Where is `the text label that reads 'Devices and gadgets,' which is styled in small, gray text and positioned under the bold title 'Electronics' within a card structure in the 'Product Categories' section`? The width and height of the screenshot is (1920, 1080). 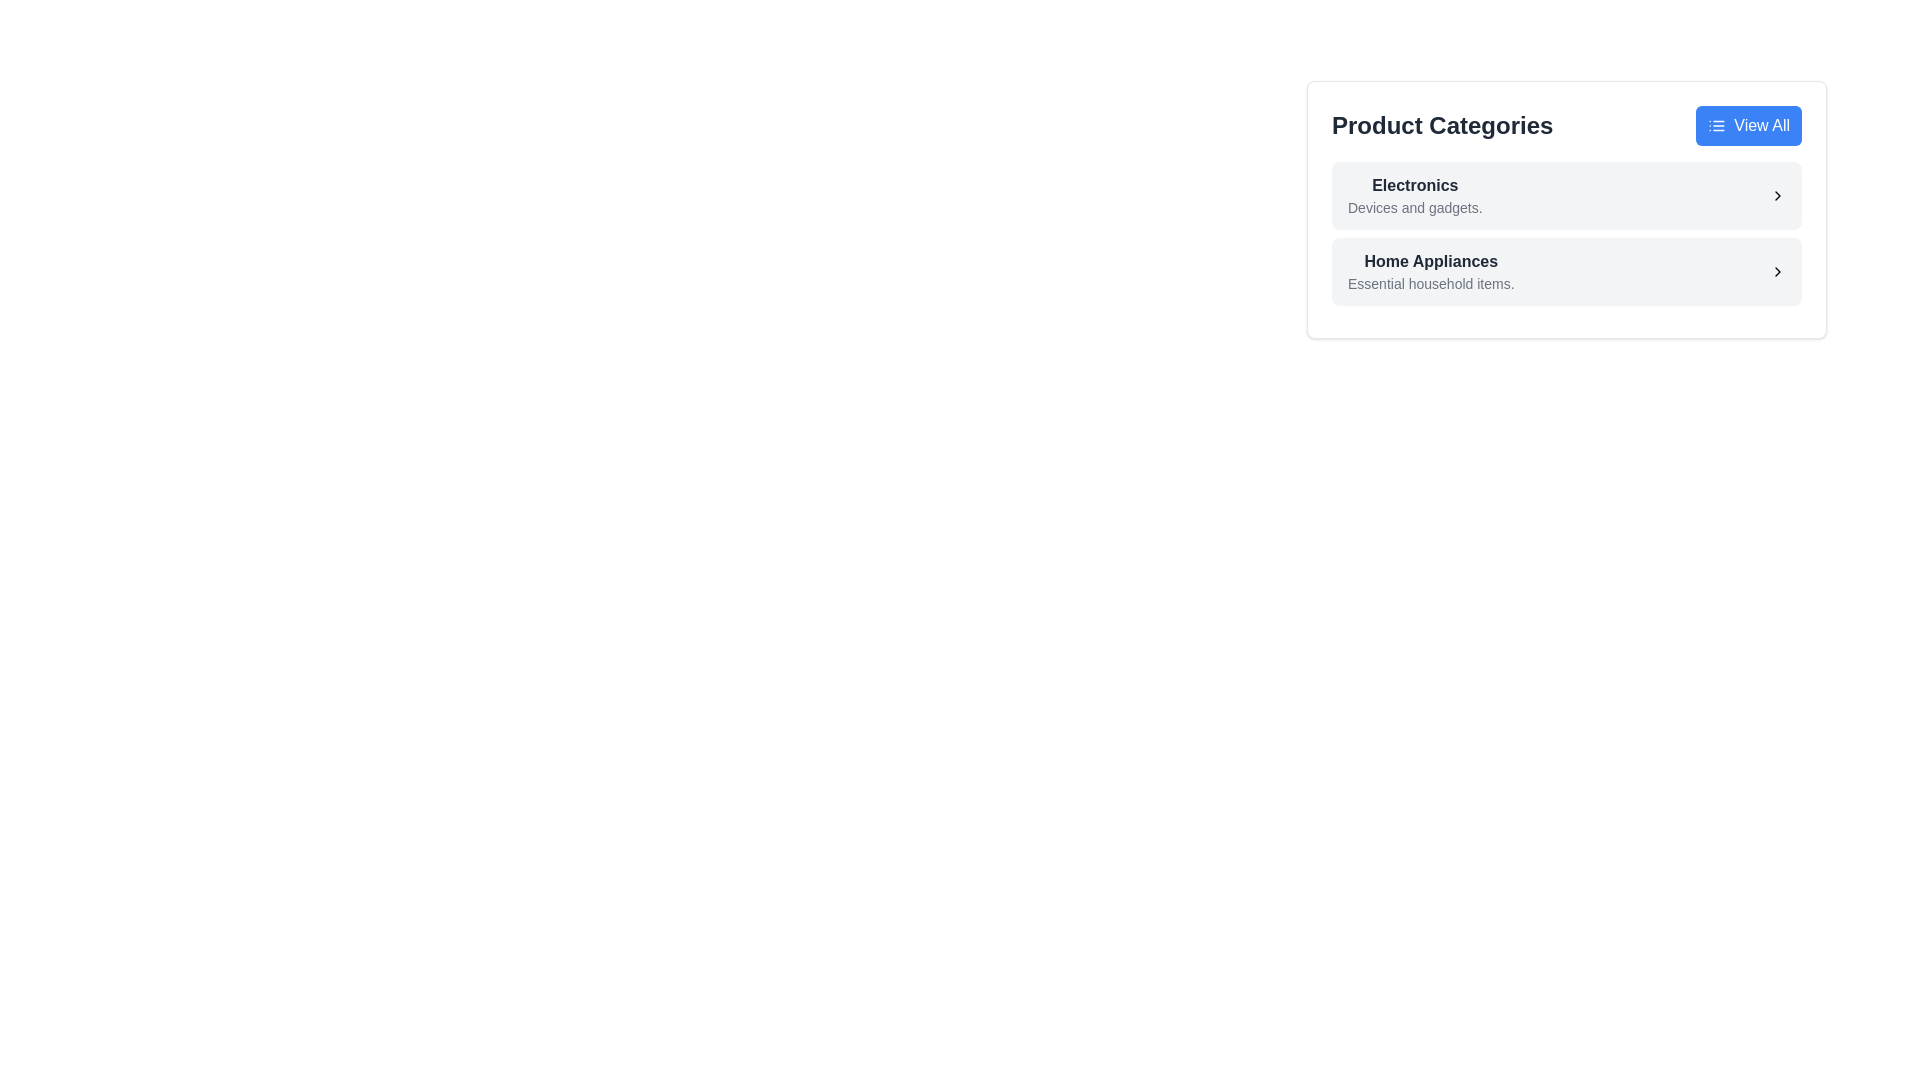
the text label that reads 'Devices and gadgets,' which is styled in small, gray text and positioned under the bold title 'Electronics' within a card structure in the 'Product Categories' section is located at coordinates (1414, 208).